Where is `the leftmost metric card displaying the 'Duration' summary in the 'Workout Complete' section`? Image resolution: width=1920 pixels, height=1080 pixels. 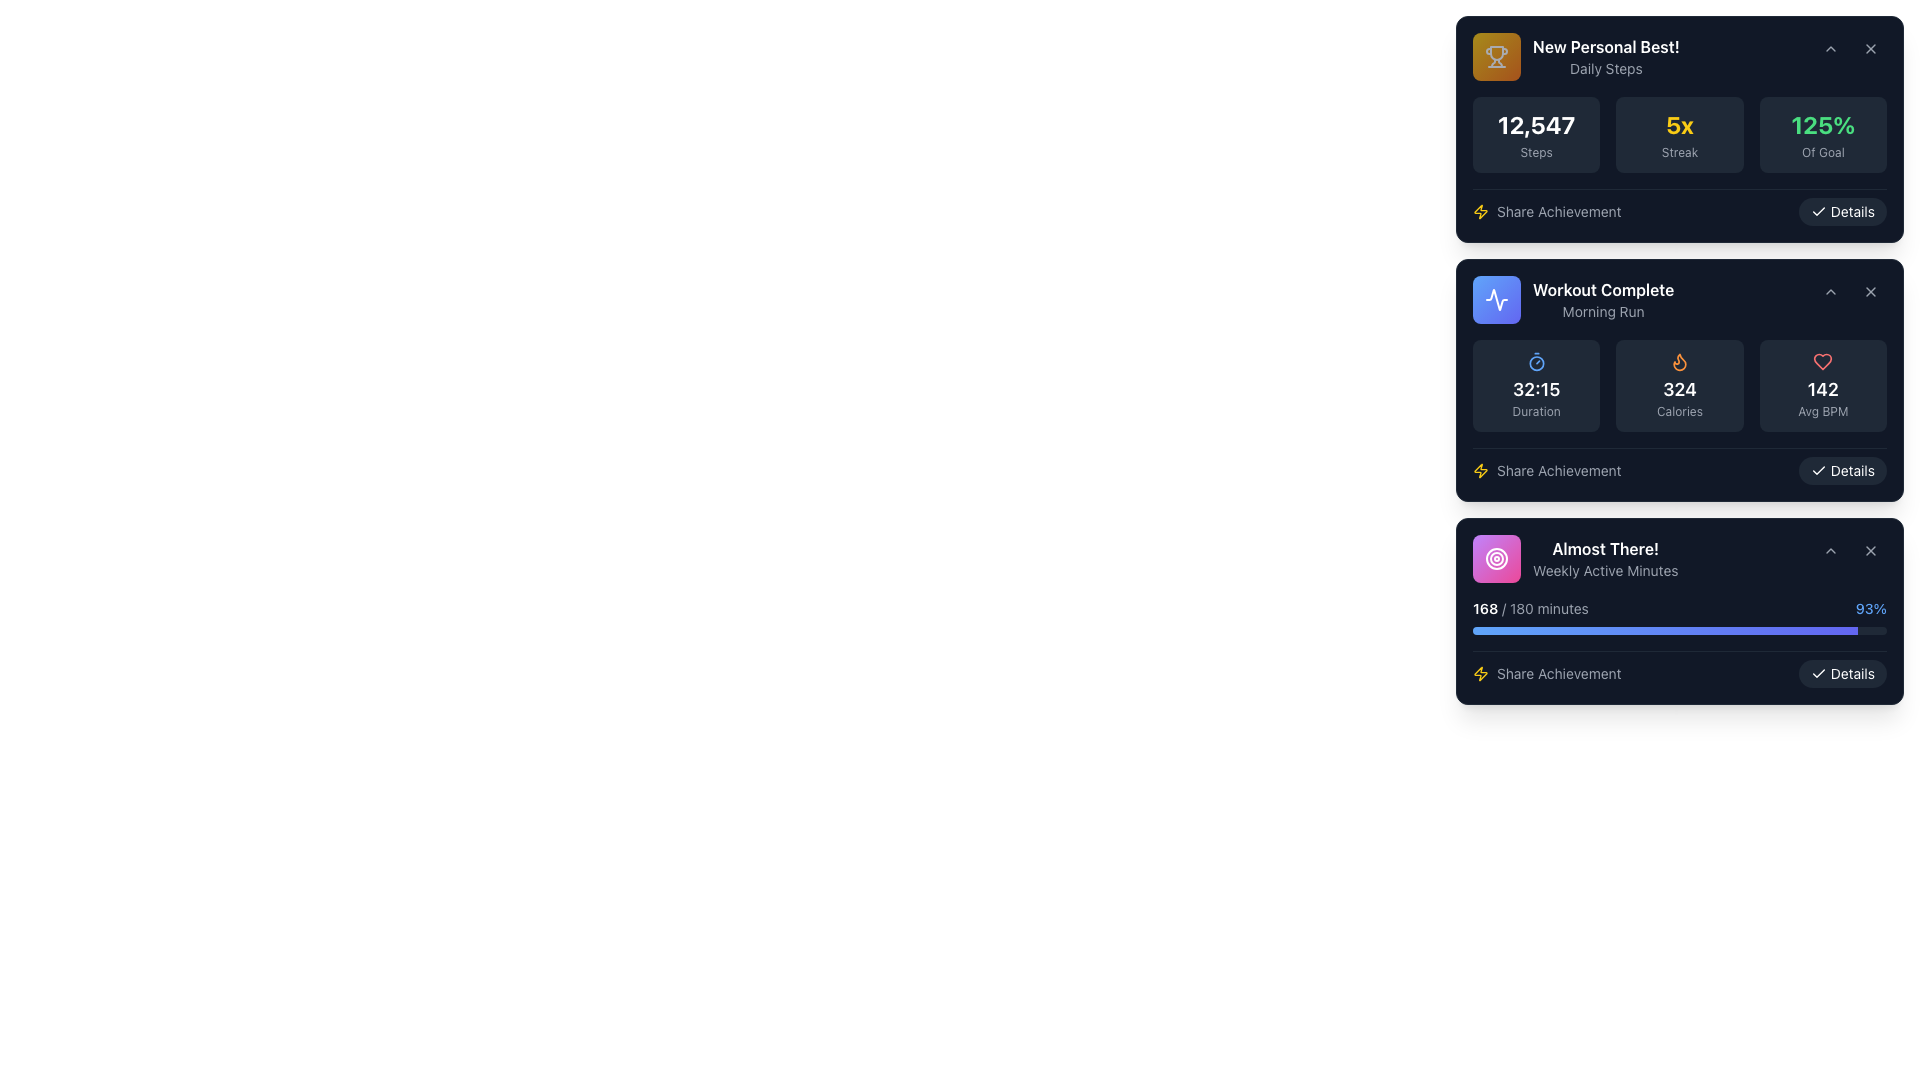 the leftmost metric card displaying the 'Duration' summary in the 'Workout Complete' section is located at coordinates (1535, 385).